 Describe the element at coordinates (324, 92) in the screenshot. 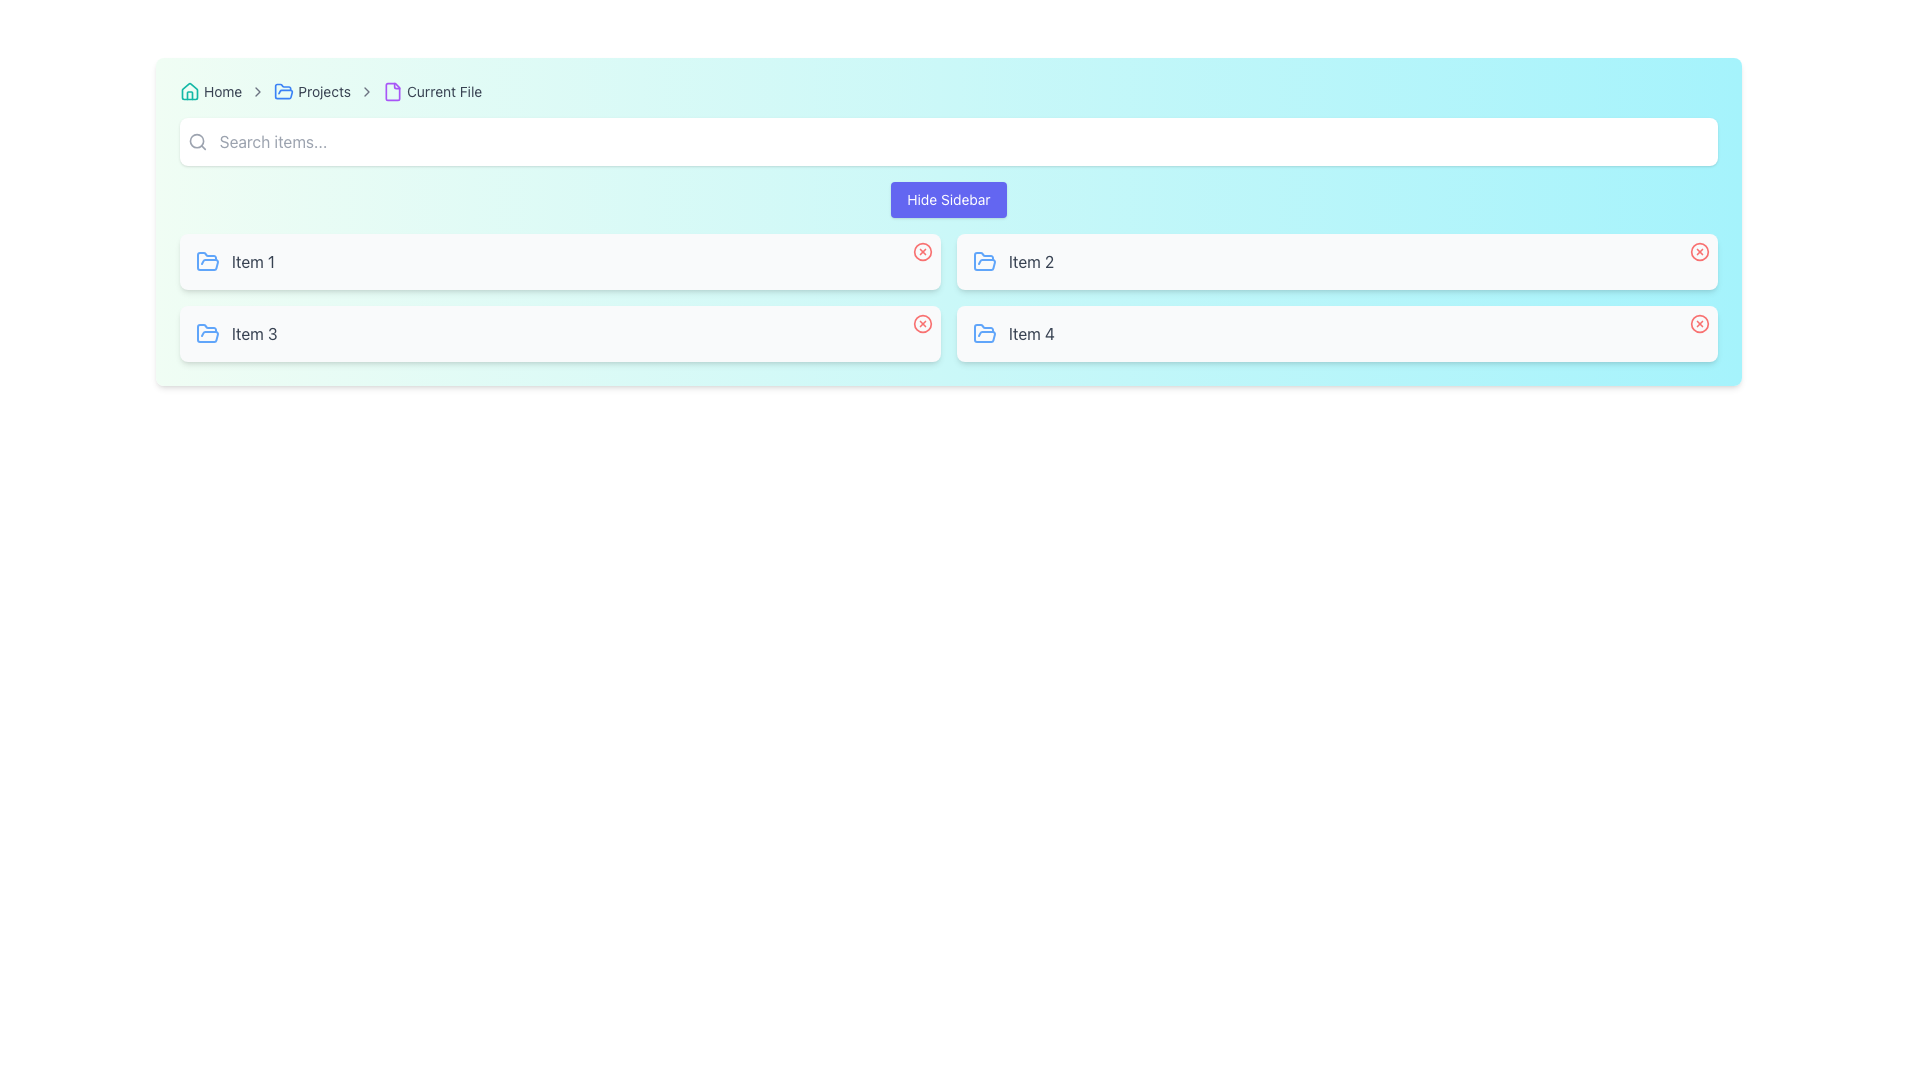

I see `the 'Projects' text label in the breadcrumb navigation bar, which is the third item in the sequence, to indicate the current position within the navigation hierarchy` at that location.